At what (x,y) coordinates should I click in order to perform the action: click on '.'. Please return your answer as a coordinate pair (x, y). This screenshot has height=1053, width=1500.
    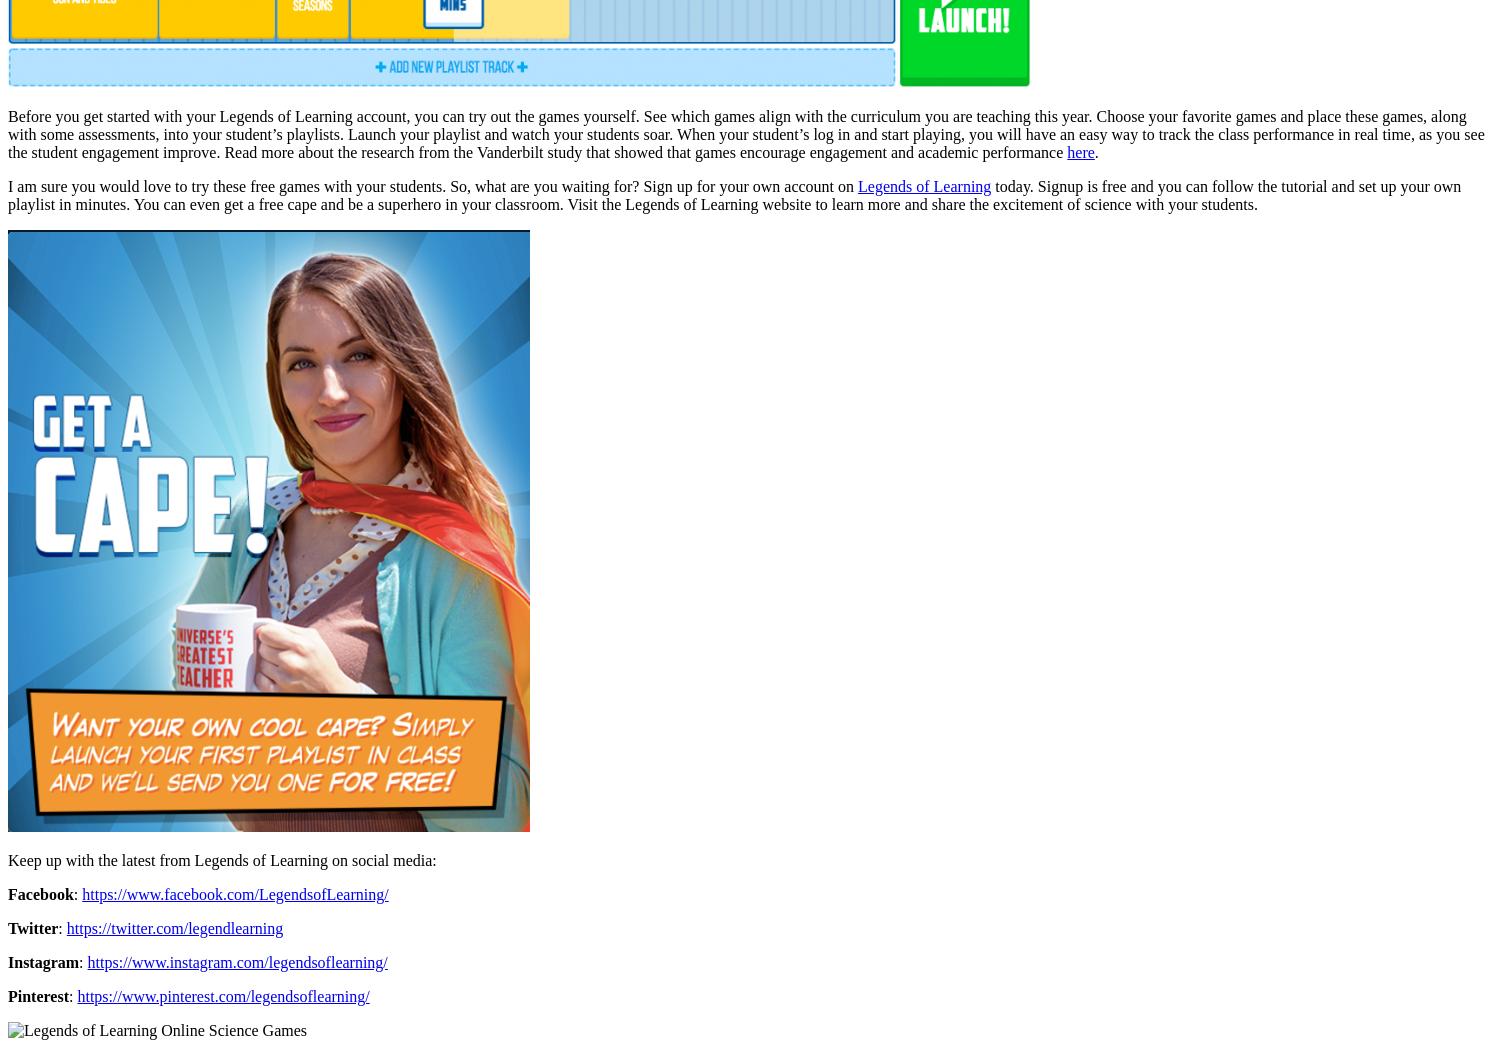
    Looking at the image, I should click on (1095, 150).